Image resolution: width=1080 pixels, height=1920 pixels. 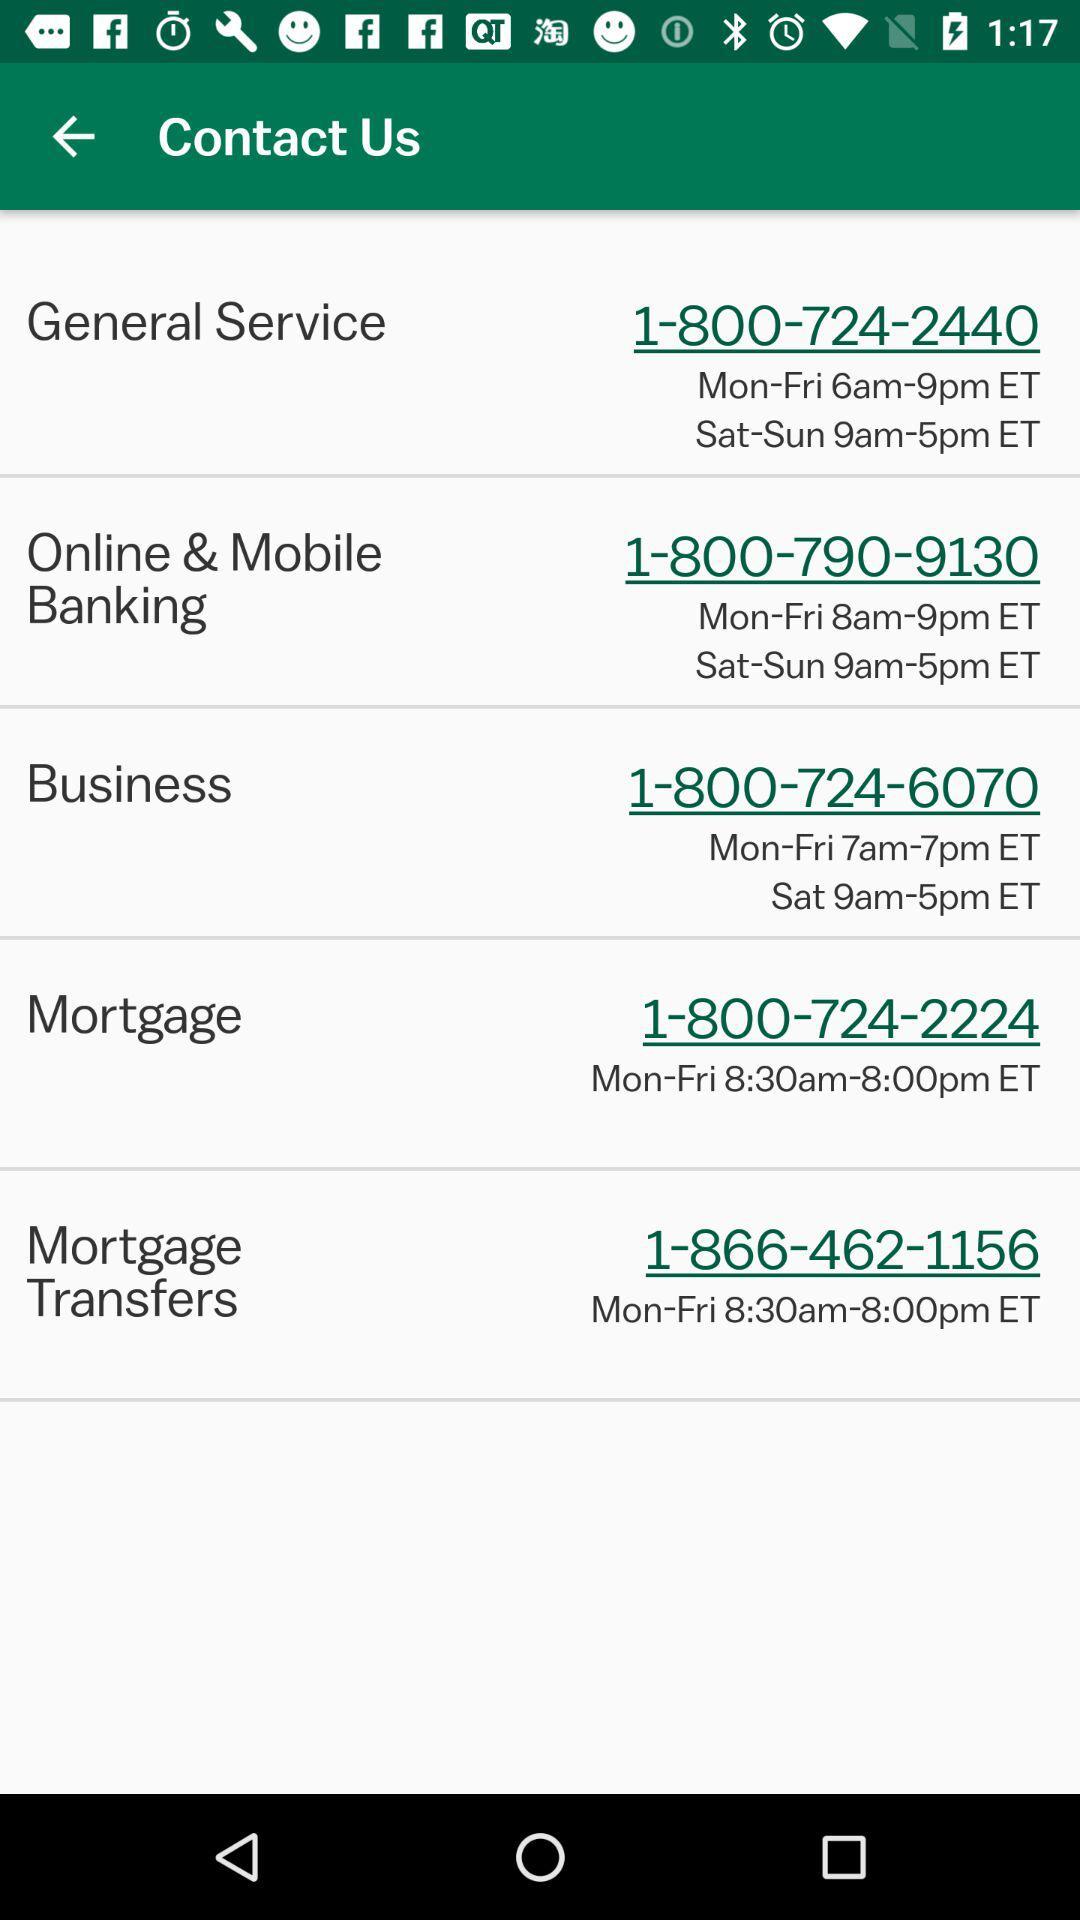 I want to click on the item below the sat sun 9am item, so click(x=540, y=706).